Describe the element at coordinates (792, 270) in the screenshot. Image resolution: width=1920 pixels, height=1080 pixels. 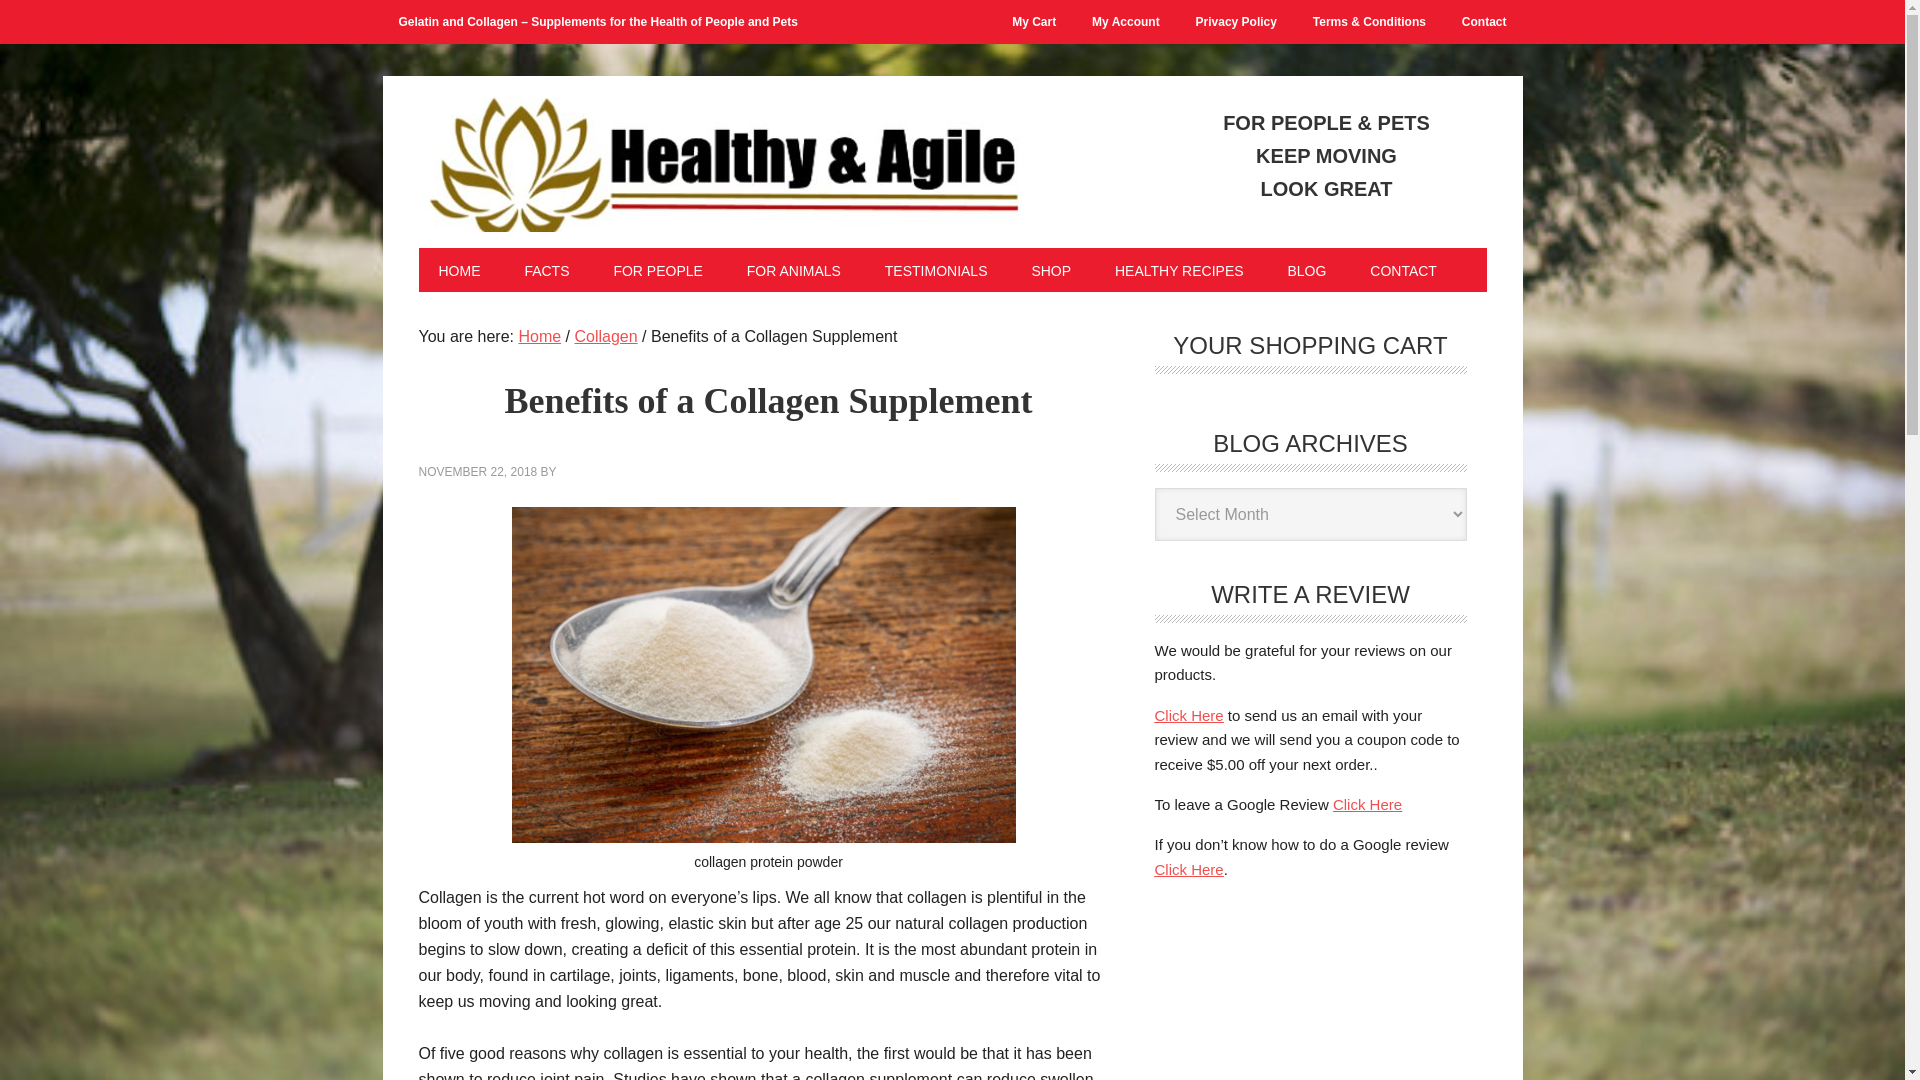
I see `'FOR ANIMALS'` at that location.